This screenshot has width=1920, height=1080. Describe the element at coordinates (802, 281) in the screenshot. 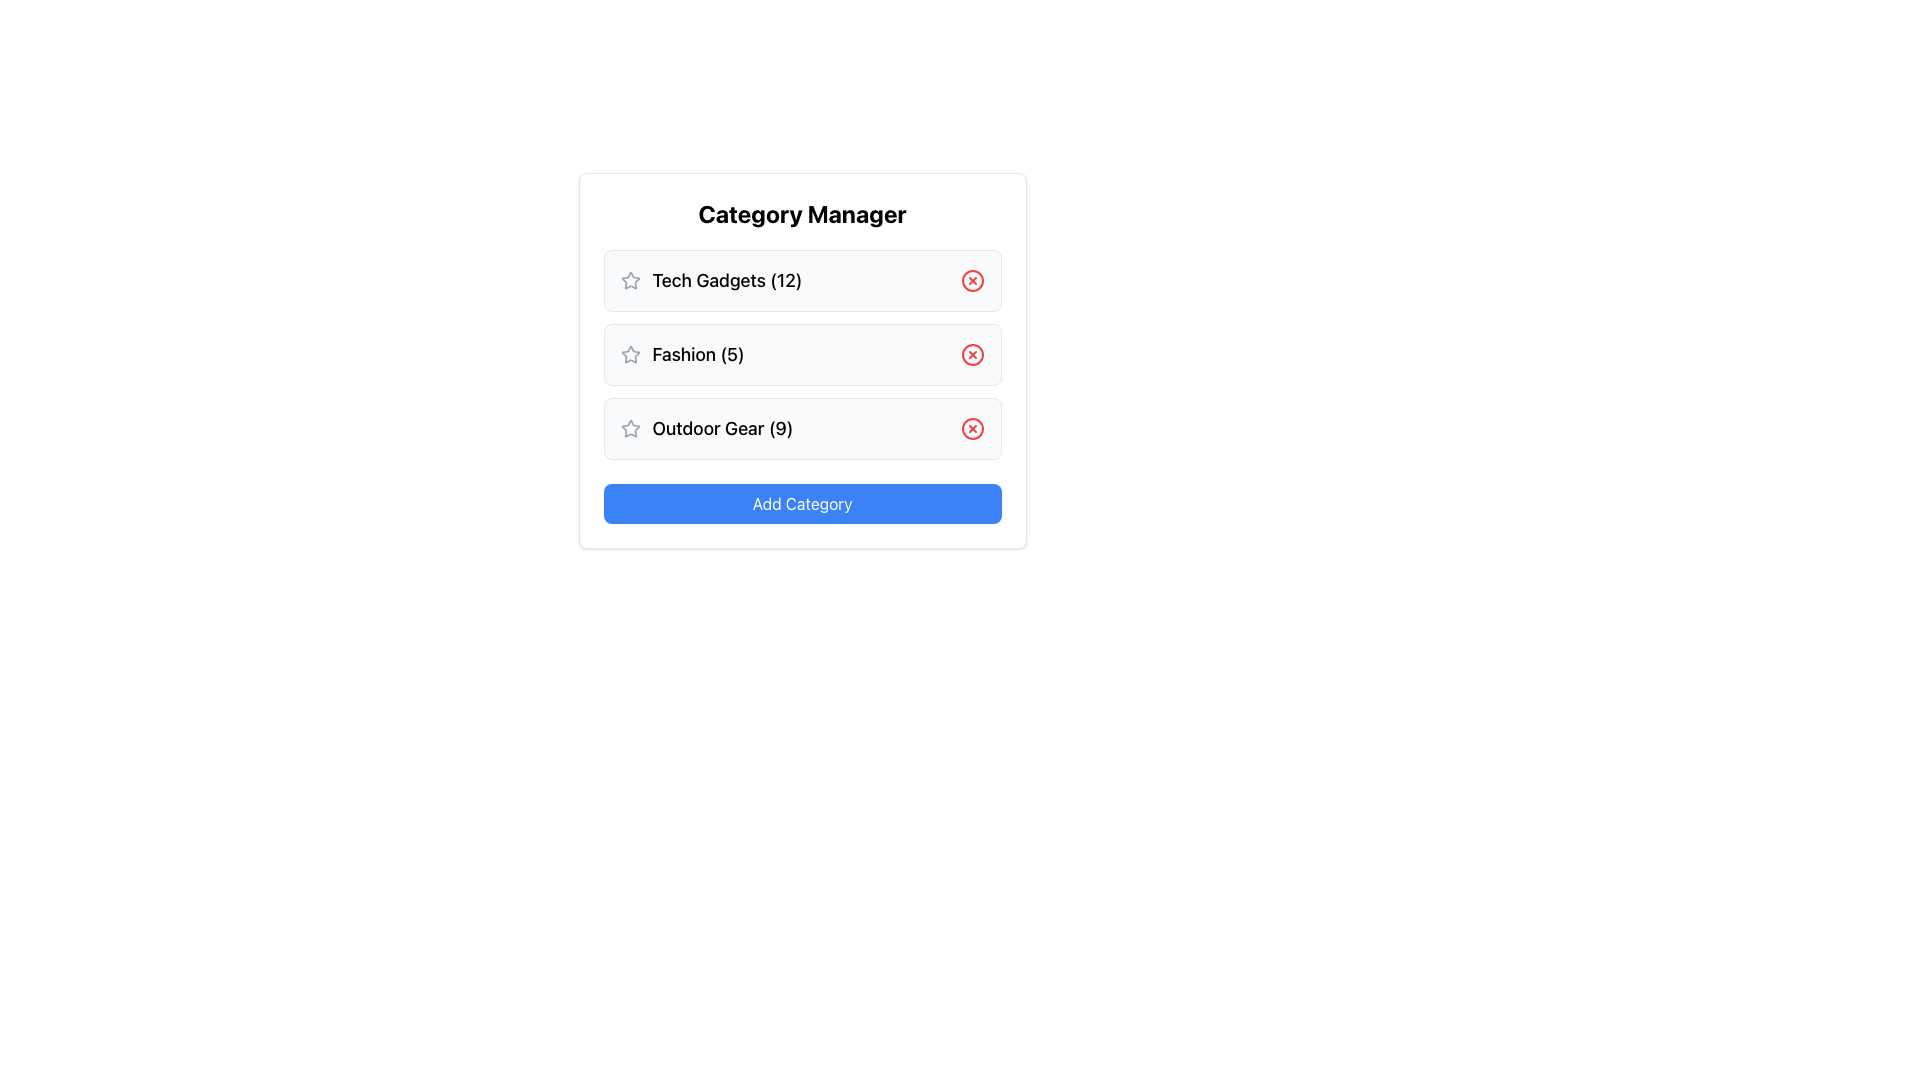

I see `the 'Tech Gadgets (12)' category element` at that location.